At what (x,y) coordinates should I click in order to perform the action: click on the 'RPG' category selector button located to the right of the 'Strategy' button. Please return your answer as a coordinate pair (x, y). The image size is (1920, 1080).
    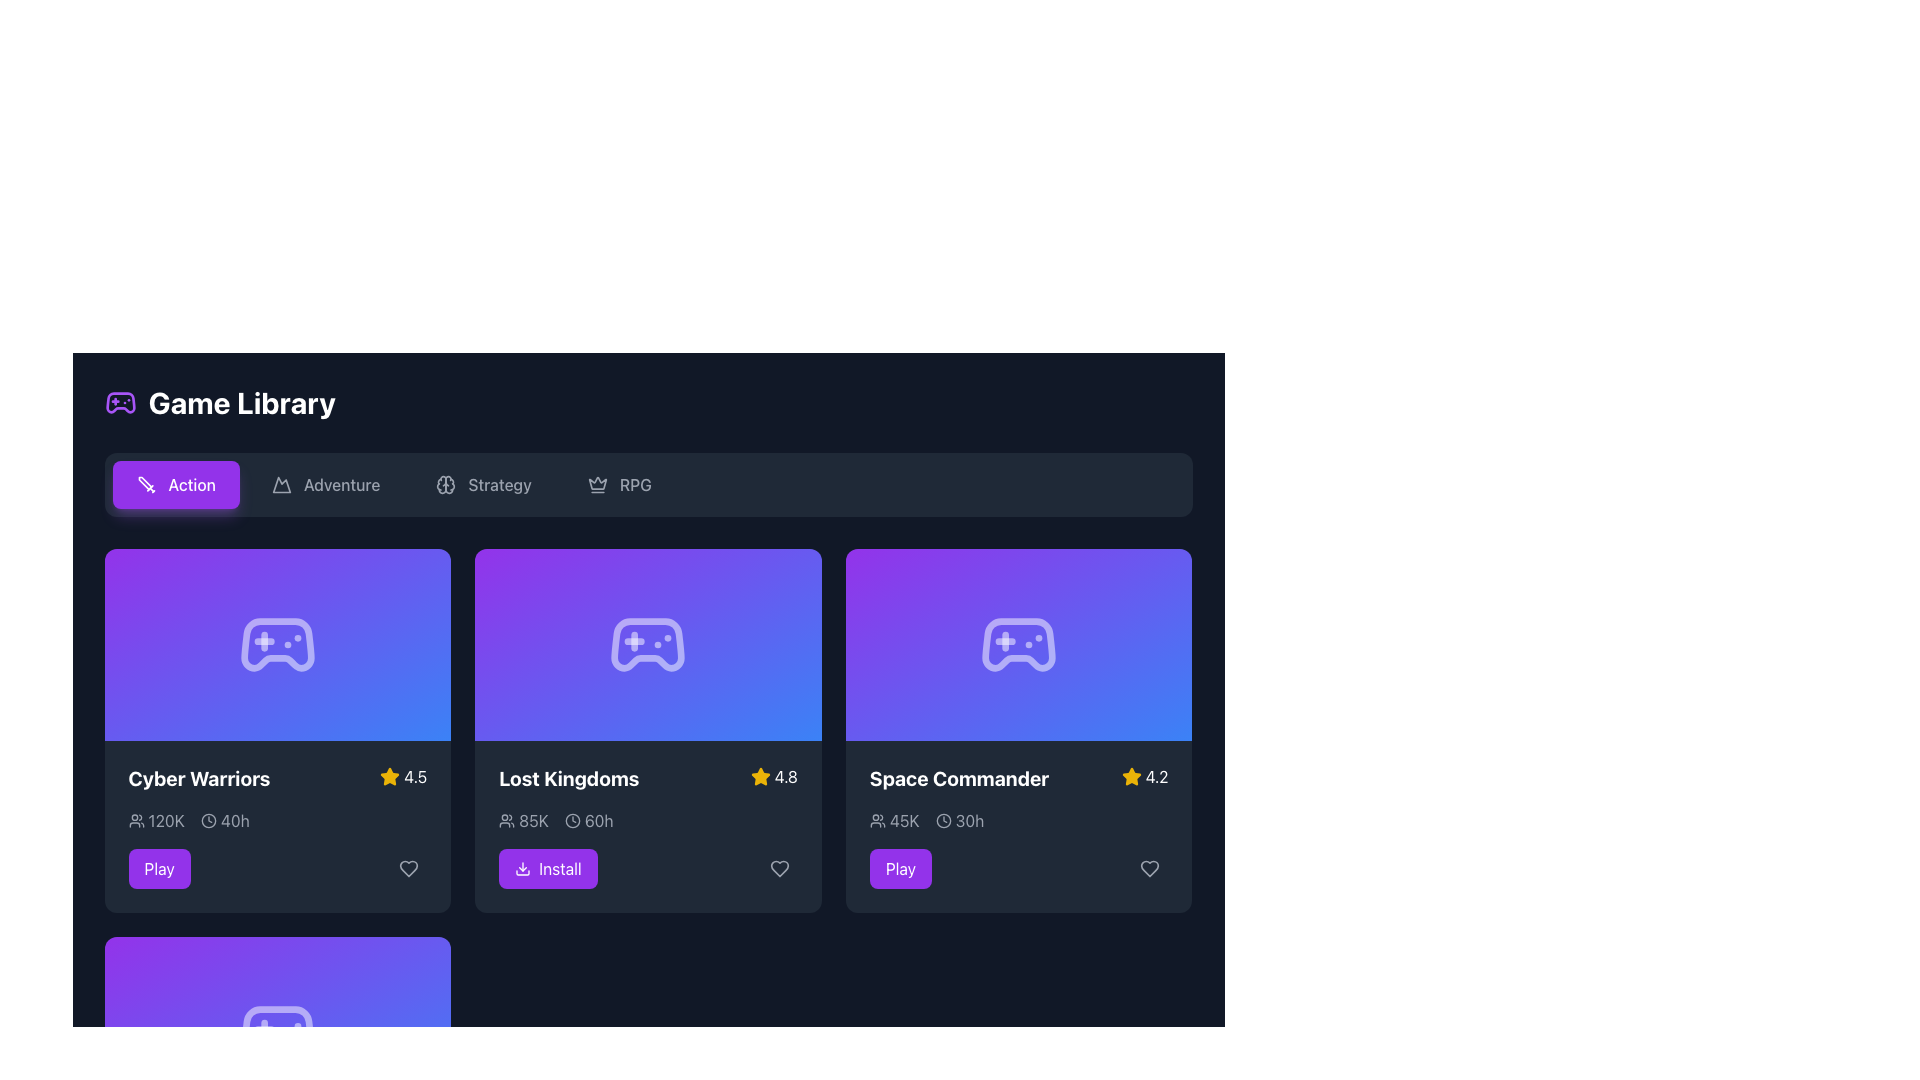
    Looking at the image, I should click on (618, 485).